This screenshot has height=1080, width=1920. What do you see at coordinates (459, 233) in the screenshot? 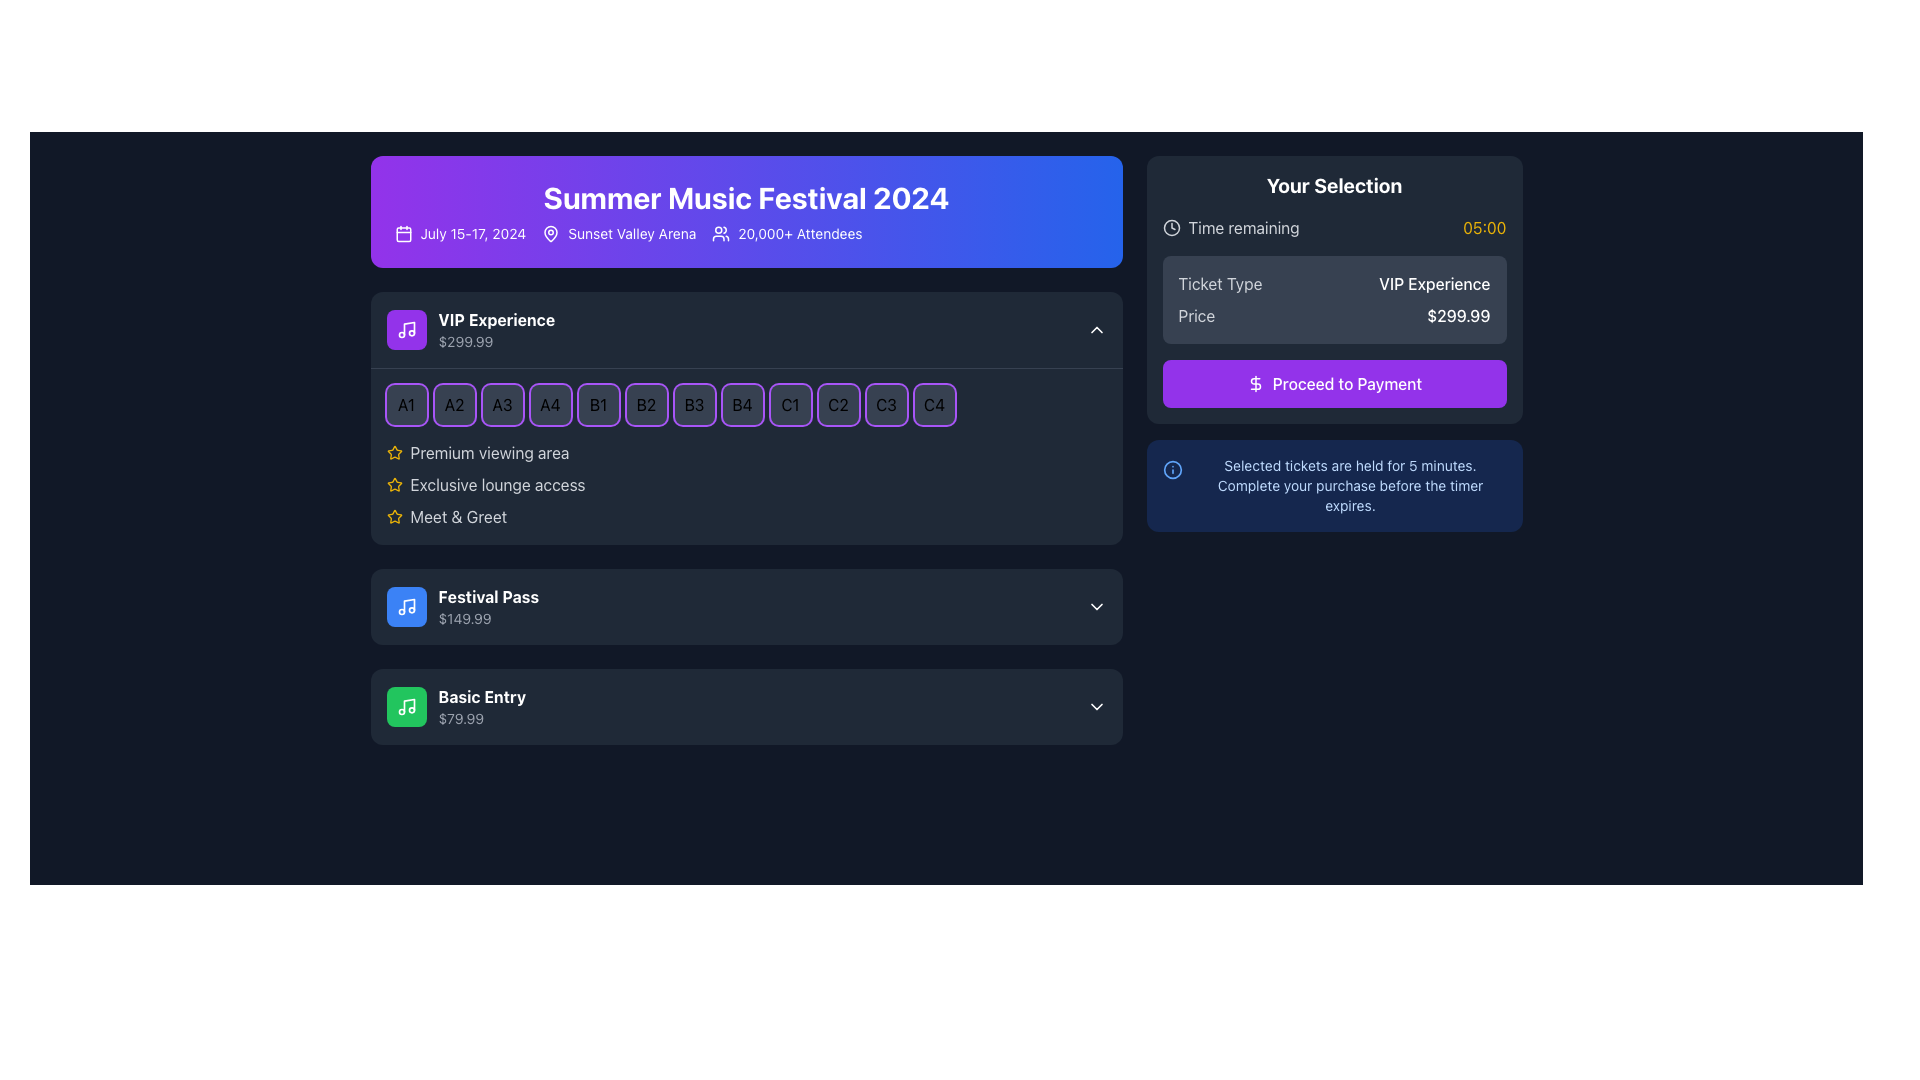
I see `the text label displaying 'July 15-17, 2024' next to the minimalist calendar icon, located in the purple rectangular segment at the top-left corner of the interface` at bounding box center [459, 233].